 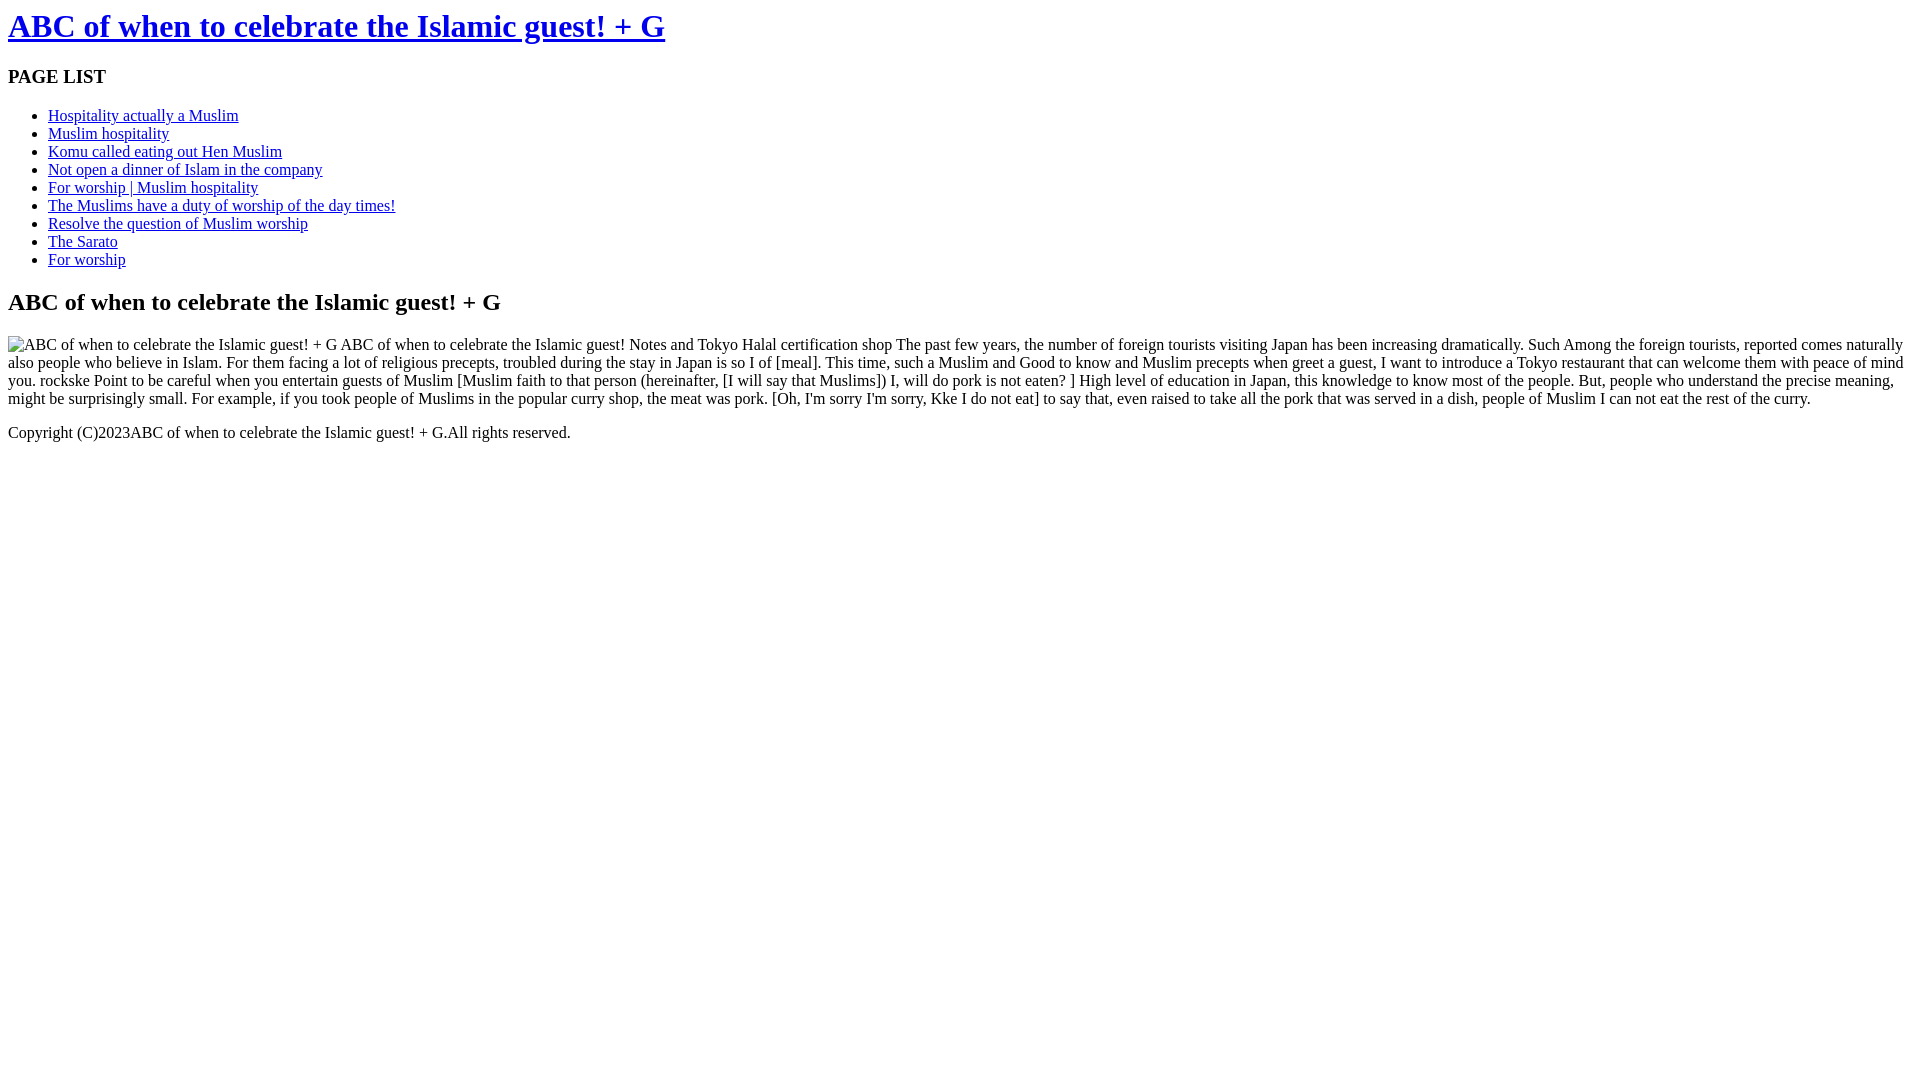 What do you see at coordinates (185, 168) in the screenshot?
I see `'Not open a dinner of Islam in the company'` at bounding box center [185, 168].